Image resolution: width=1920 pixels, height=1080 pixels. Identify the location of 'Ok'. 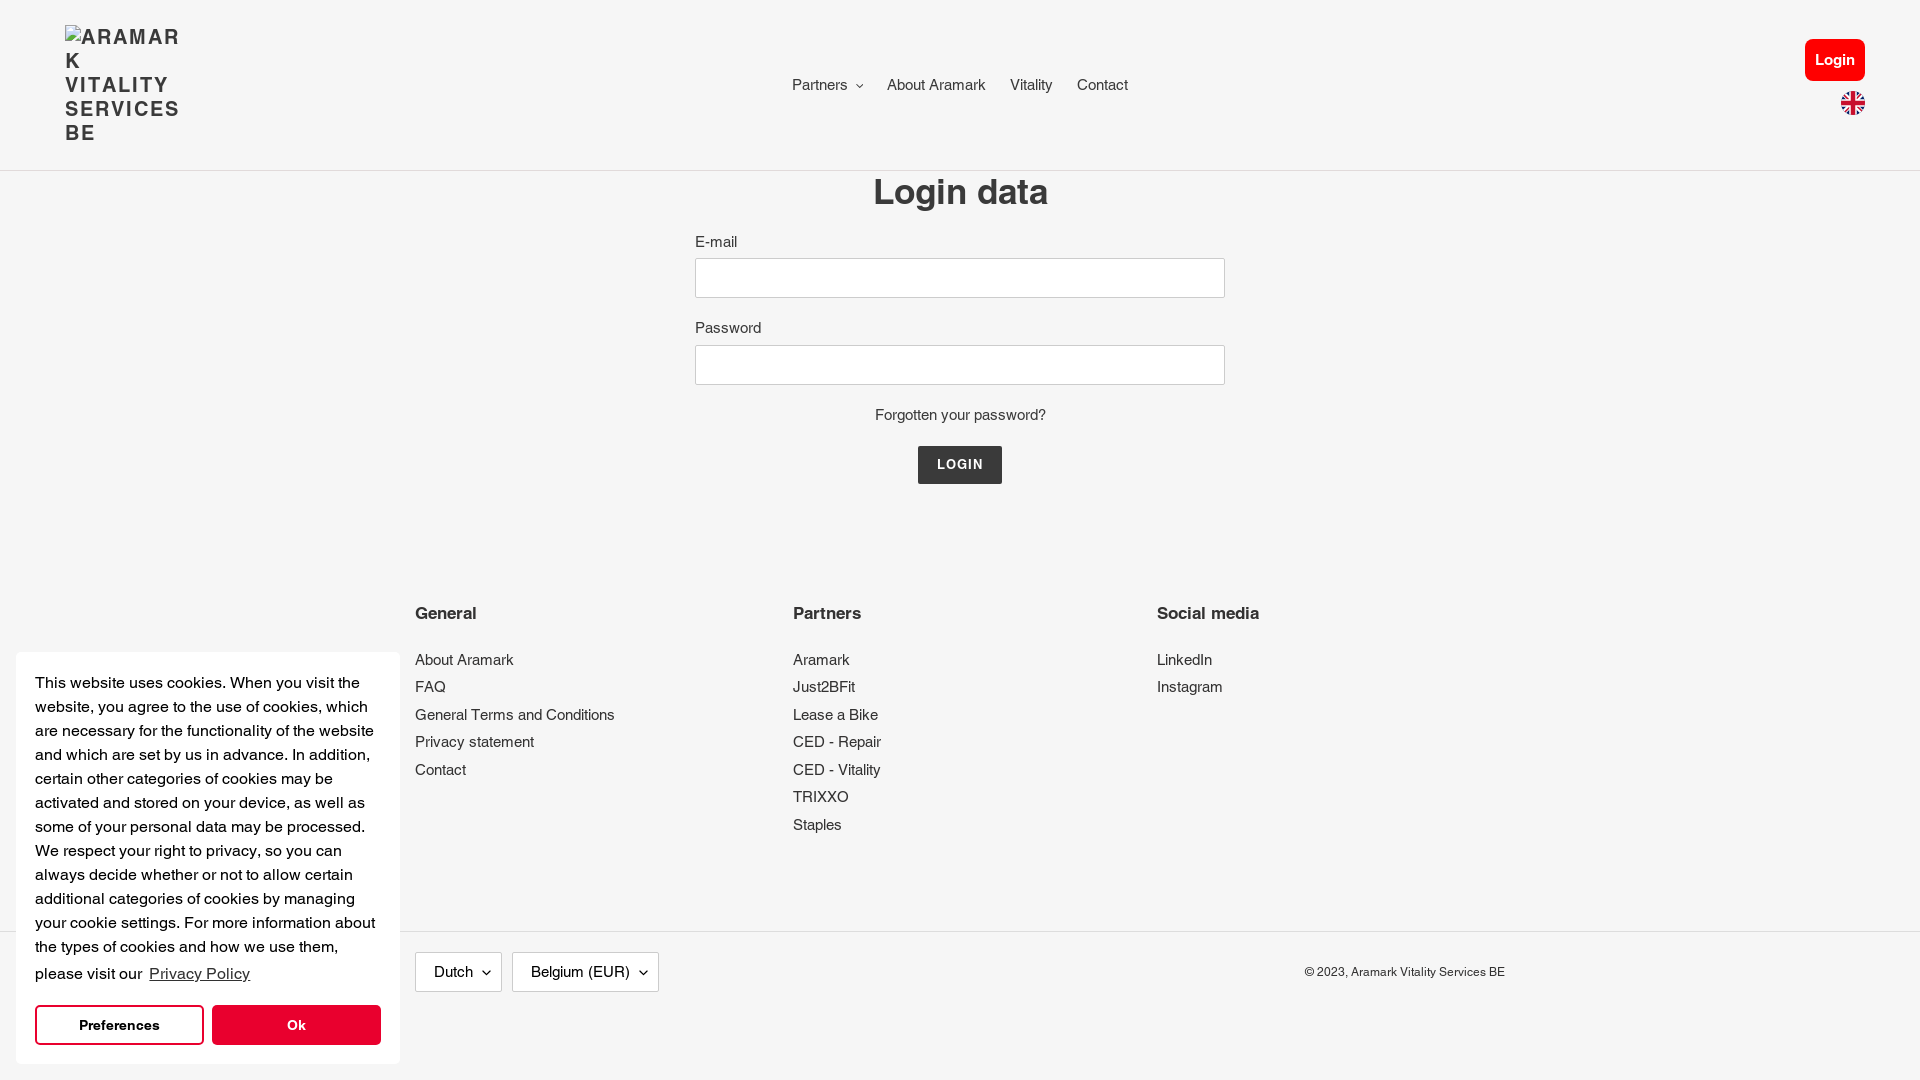
(295, 1025).